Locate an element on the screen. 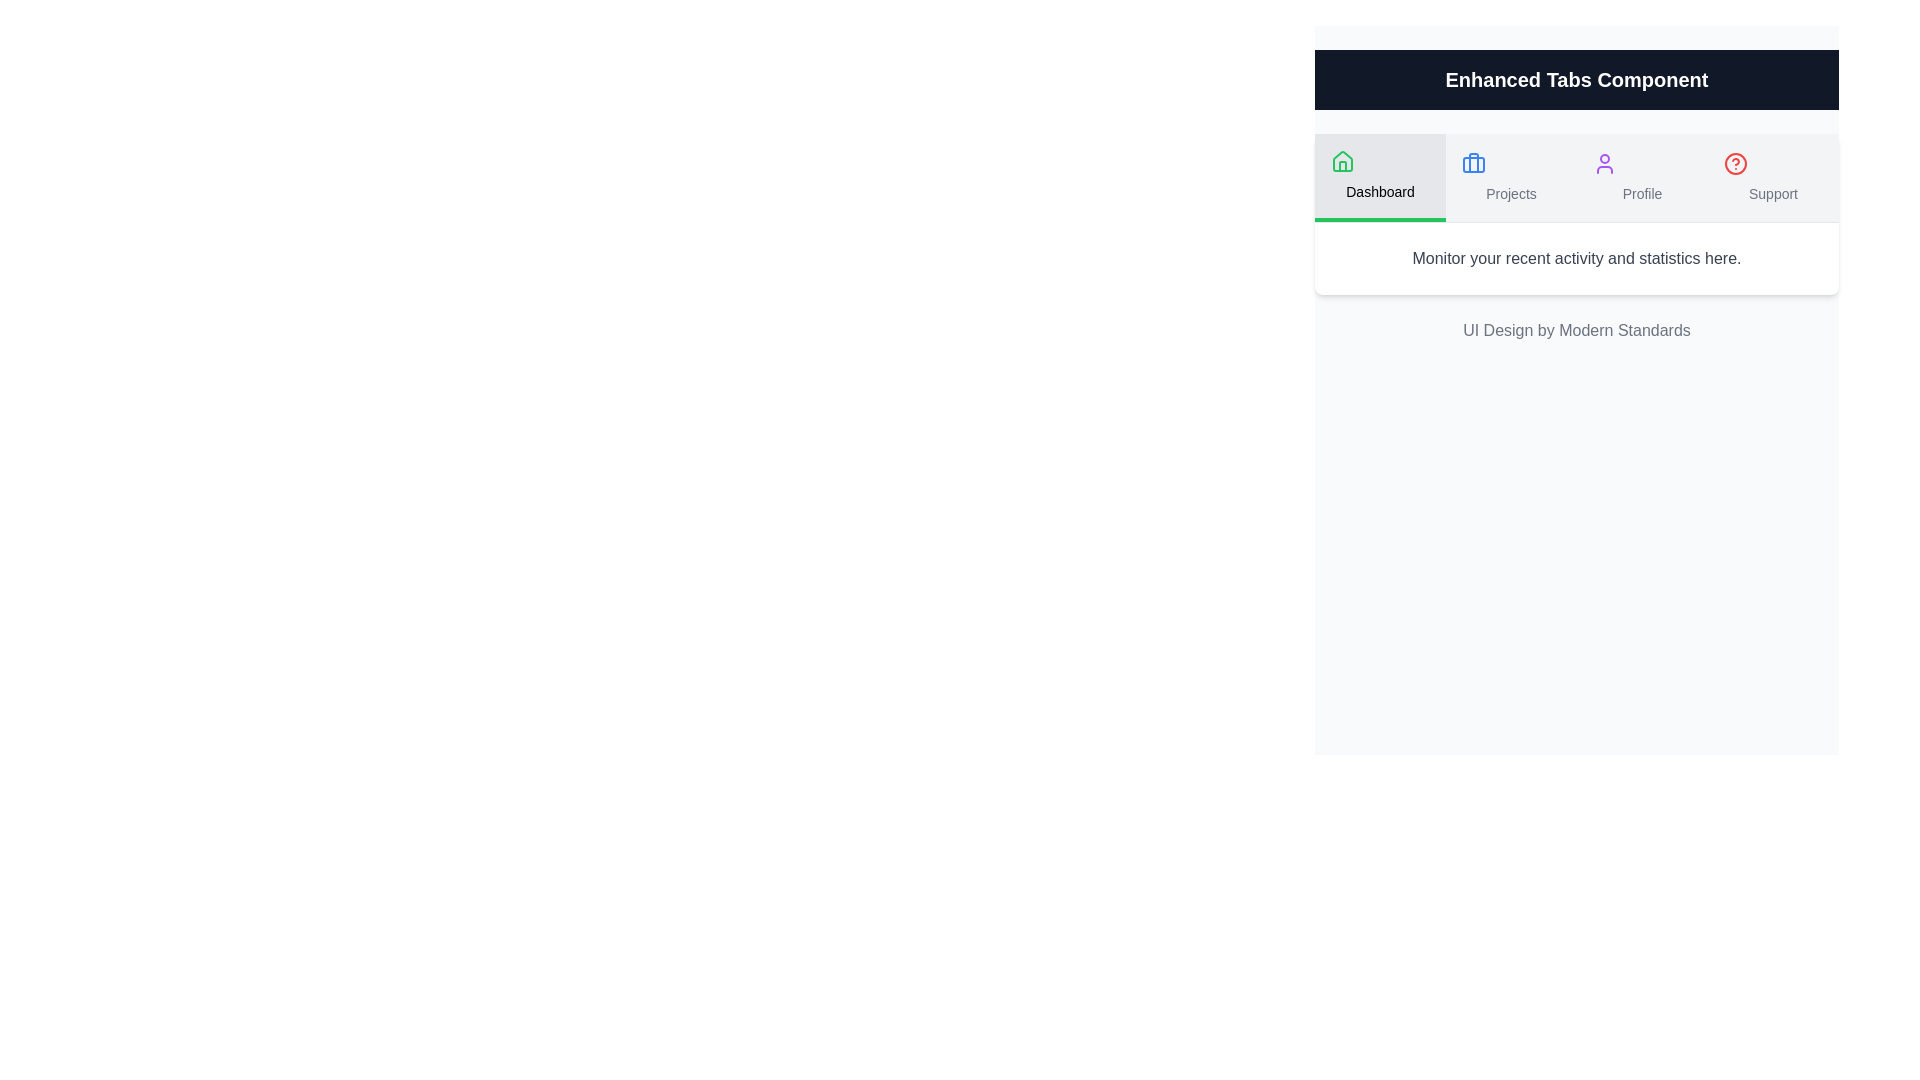 The width and height of the screenshot is (1920, 1080). the 'Support' label, which displays the word 'Support' in gray color underneath a help circle icon in the header navigation bar is located at coordinates (1773, 193).